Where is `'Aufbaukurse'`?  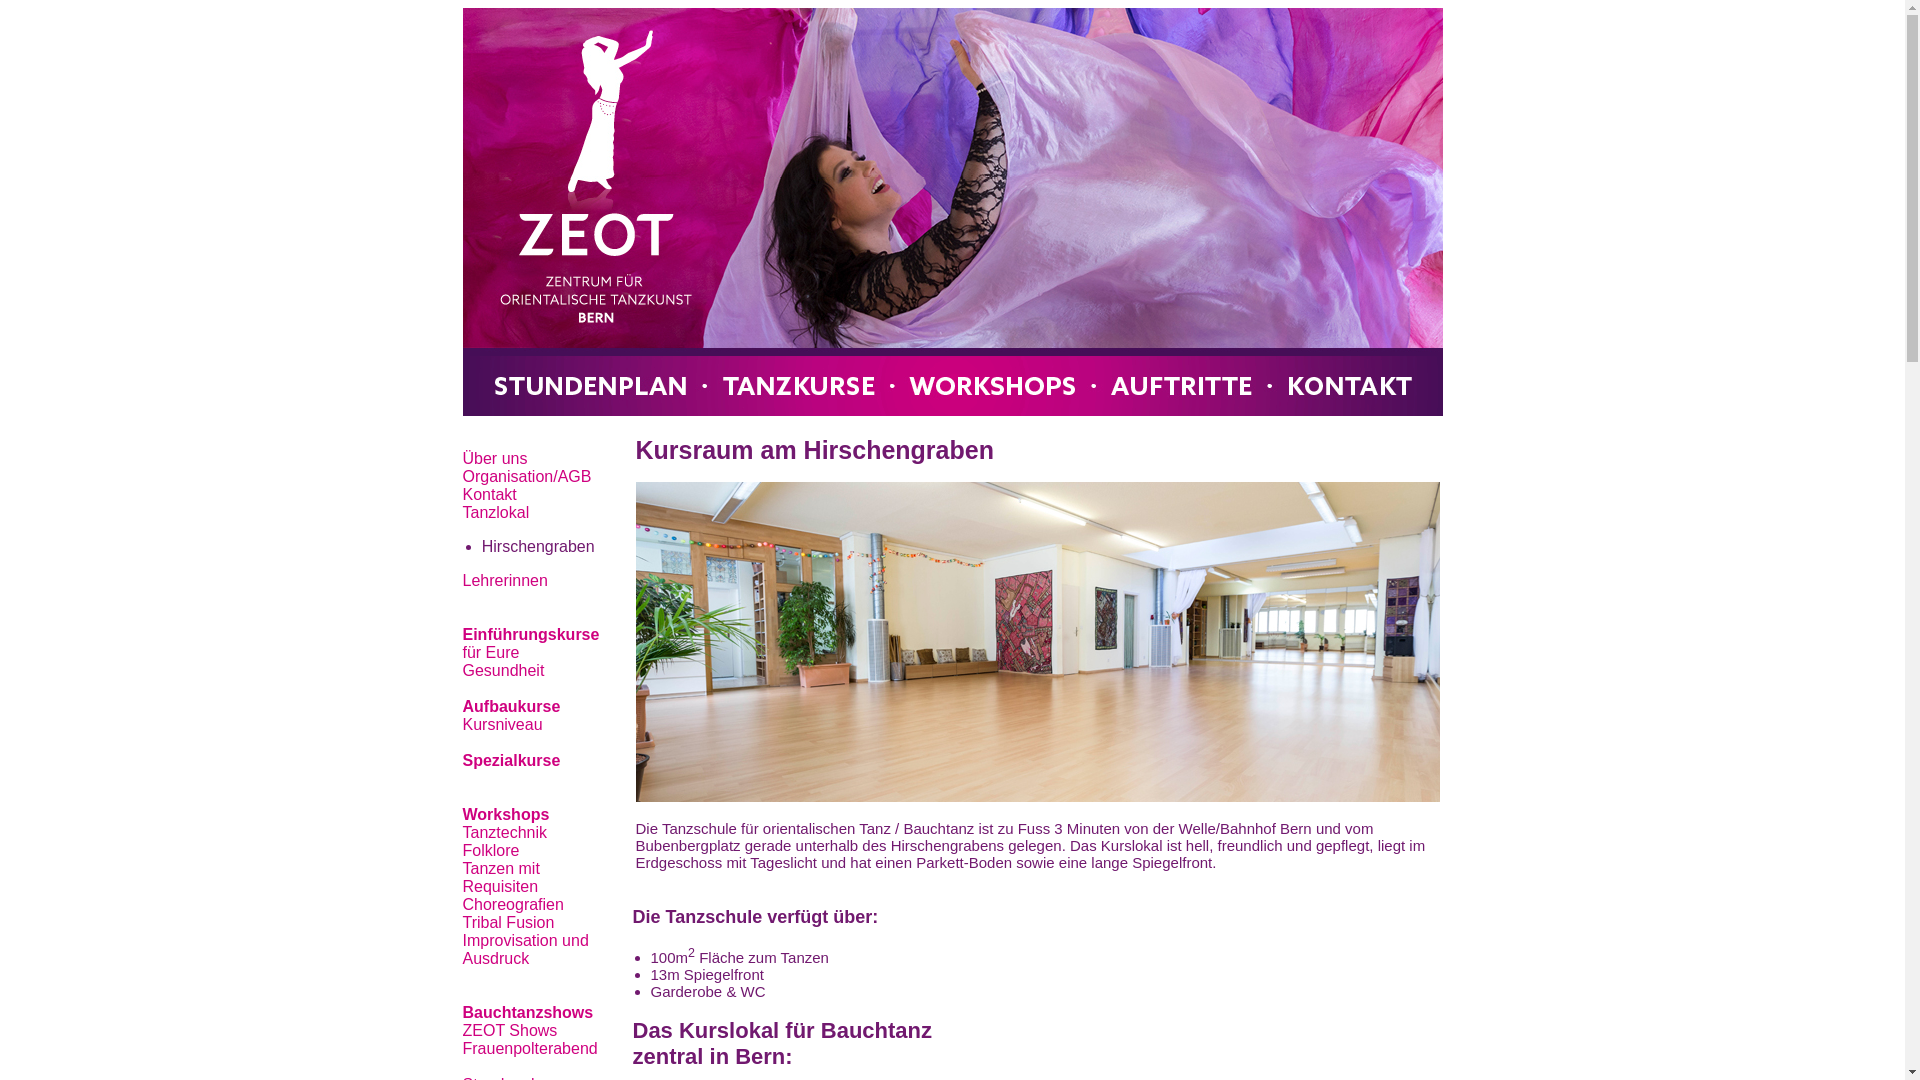 'Aufbaukurse' is located at coordinates (510, 705).